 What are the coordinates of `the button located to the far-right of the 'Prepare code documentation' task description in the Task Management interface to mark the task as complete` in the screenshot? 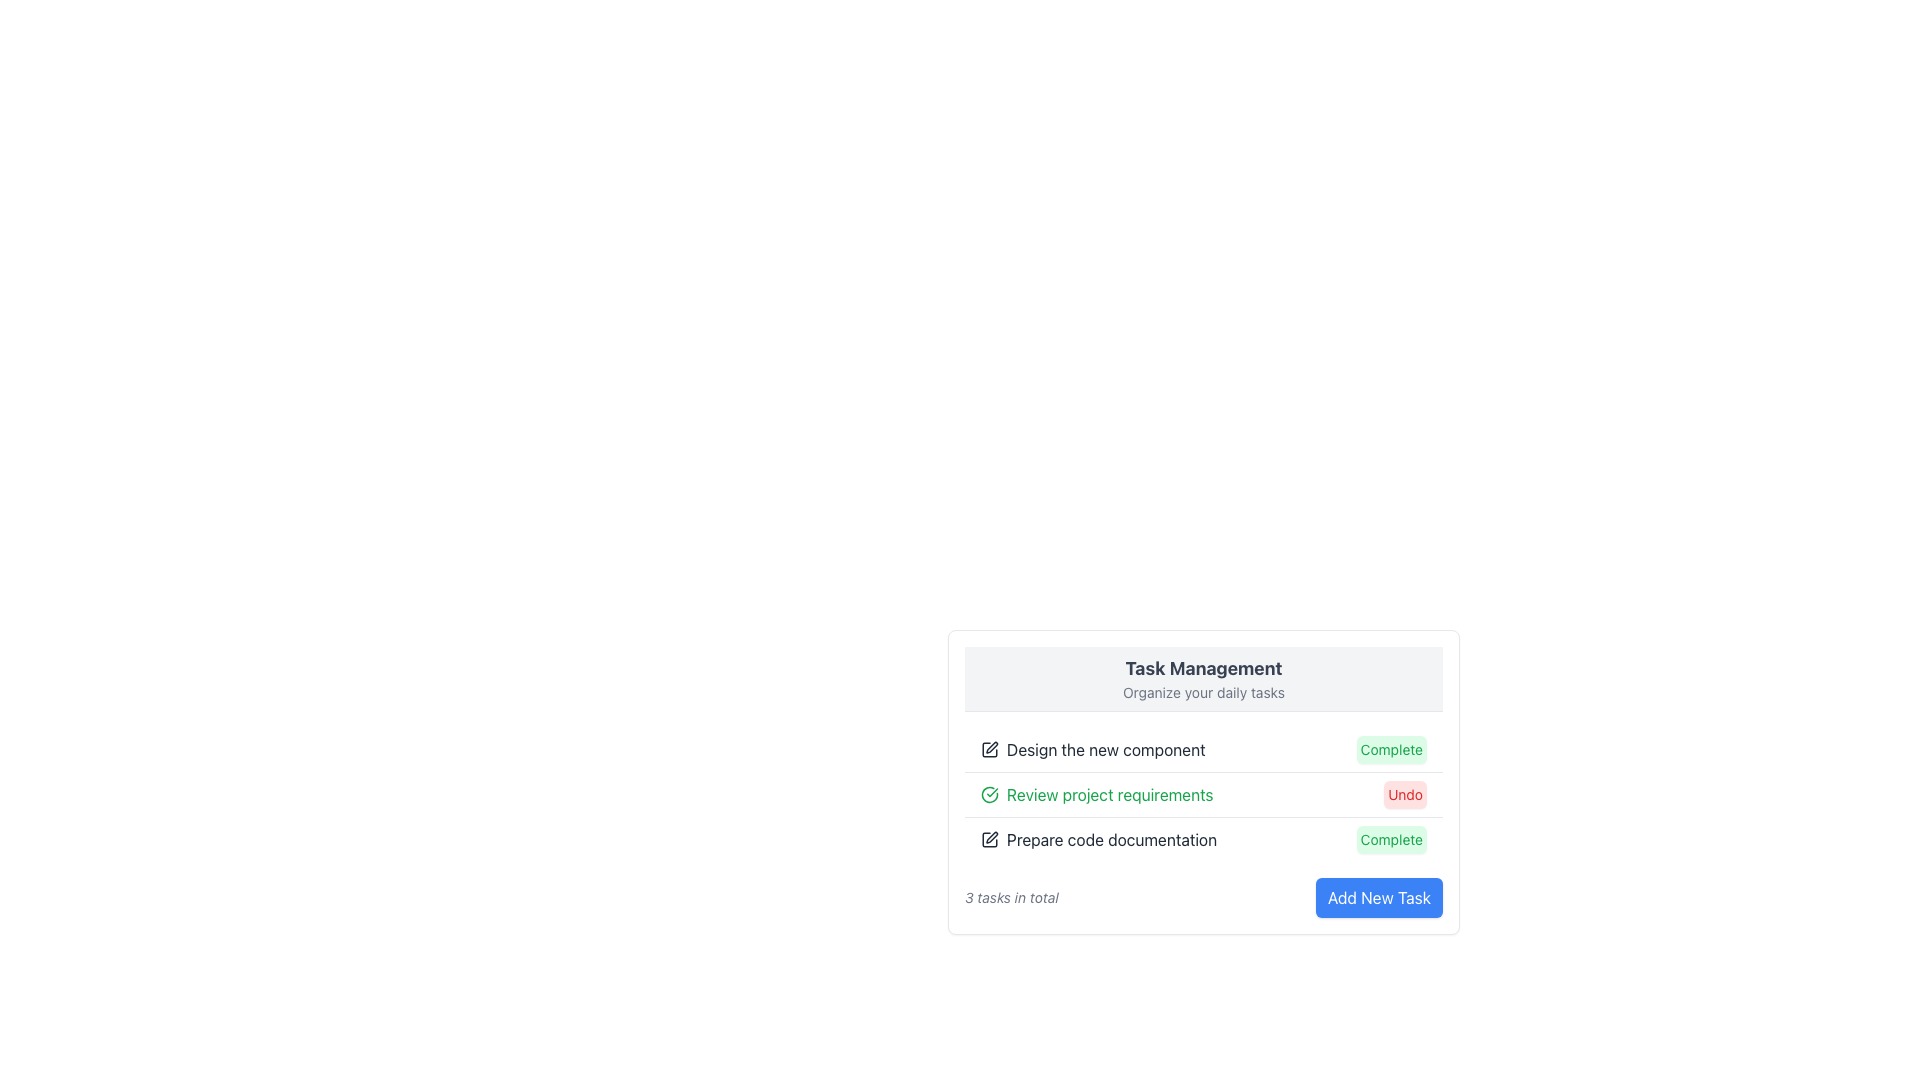 It's located at (1390, 840).